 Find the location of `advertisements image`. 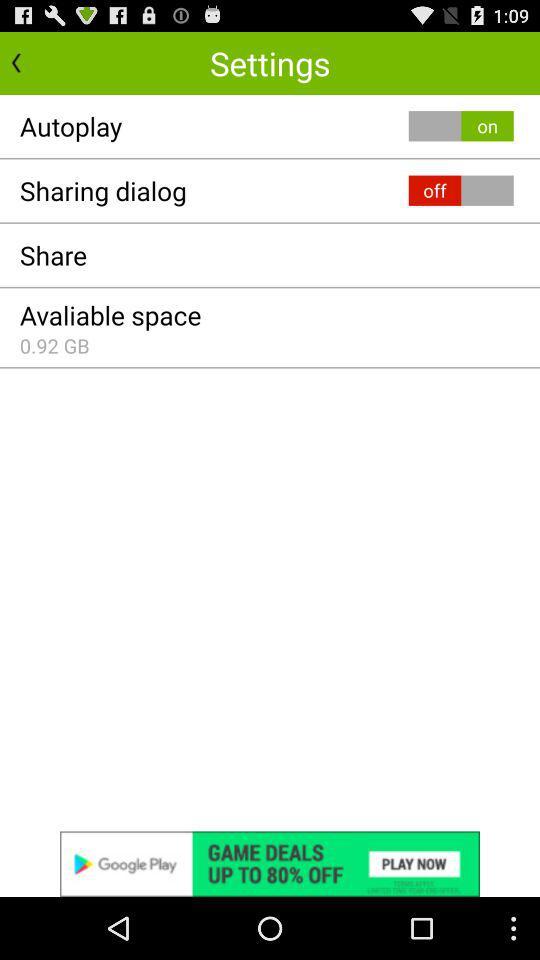

advertisements image is located at coordinates (270, 863).